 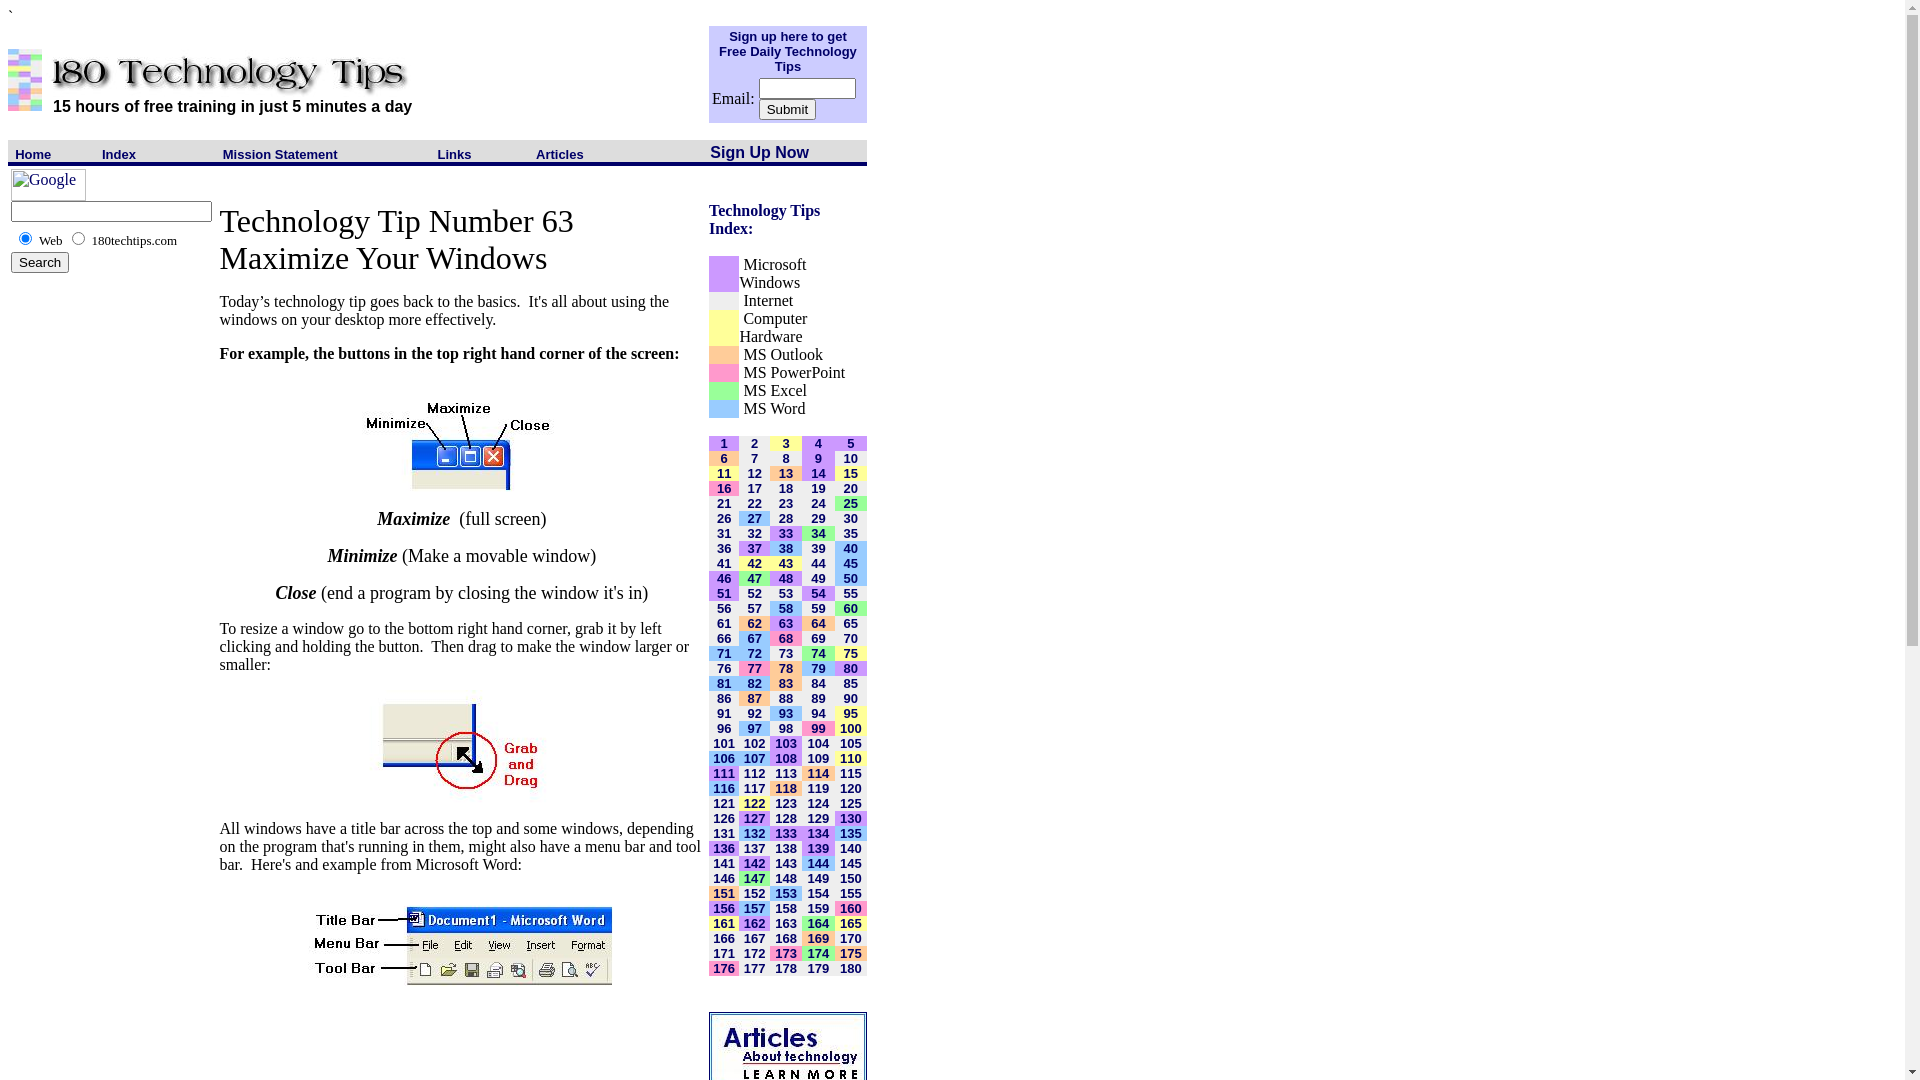 What do you see at coordinates (785, 622) in the screenshot?
I see `'63'` at bounding box center [785, 622].